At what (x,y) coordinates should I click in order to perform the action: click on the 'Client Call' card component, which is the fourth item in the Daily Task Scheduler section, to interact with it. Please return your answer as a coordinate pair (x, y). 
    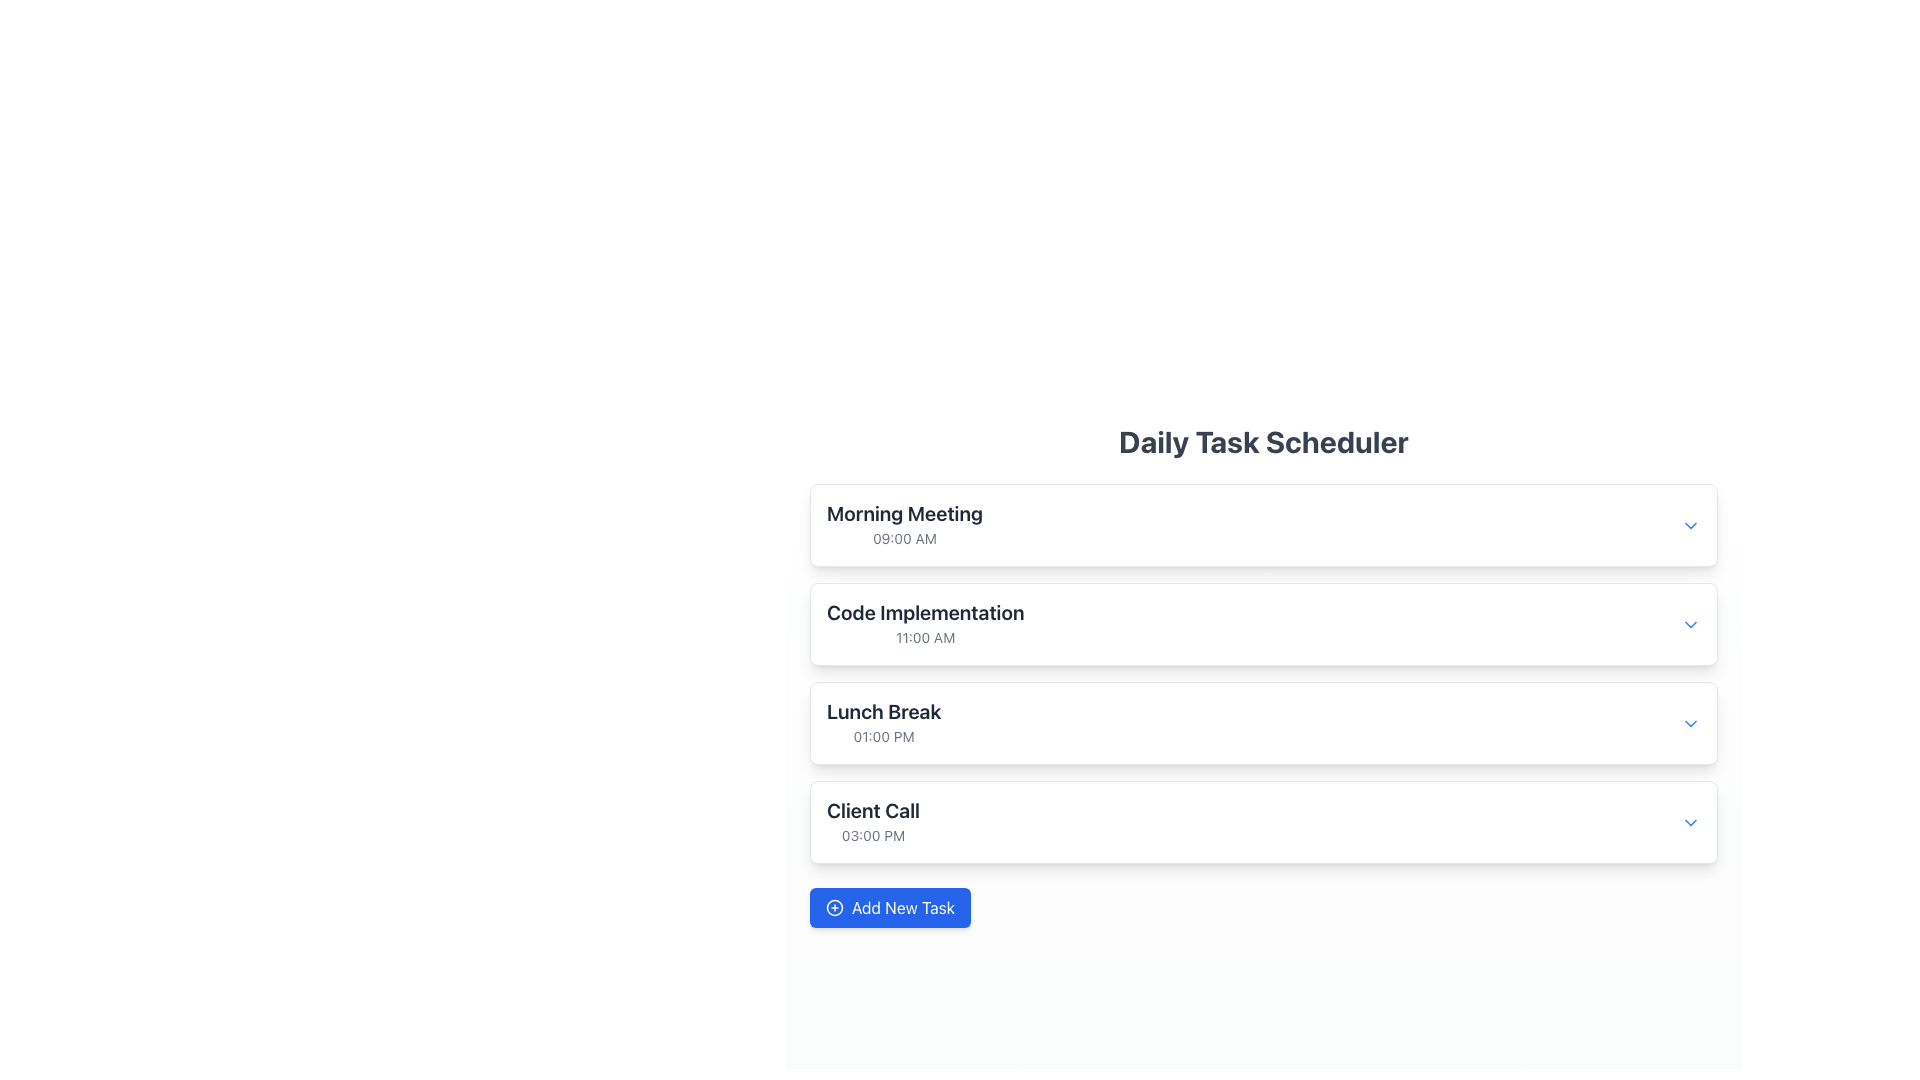
    Looking at the image, I should click on (1262, 822).